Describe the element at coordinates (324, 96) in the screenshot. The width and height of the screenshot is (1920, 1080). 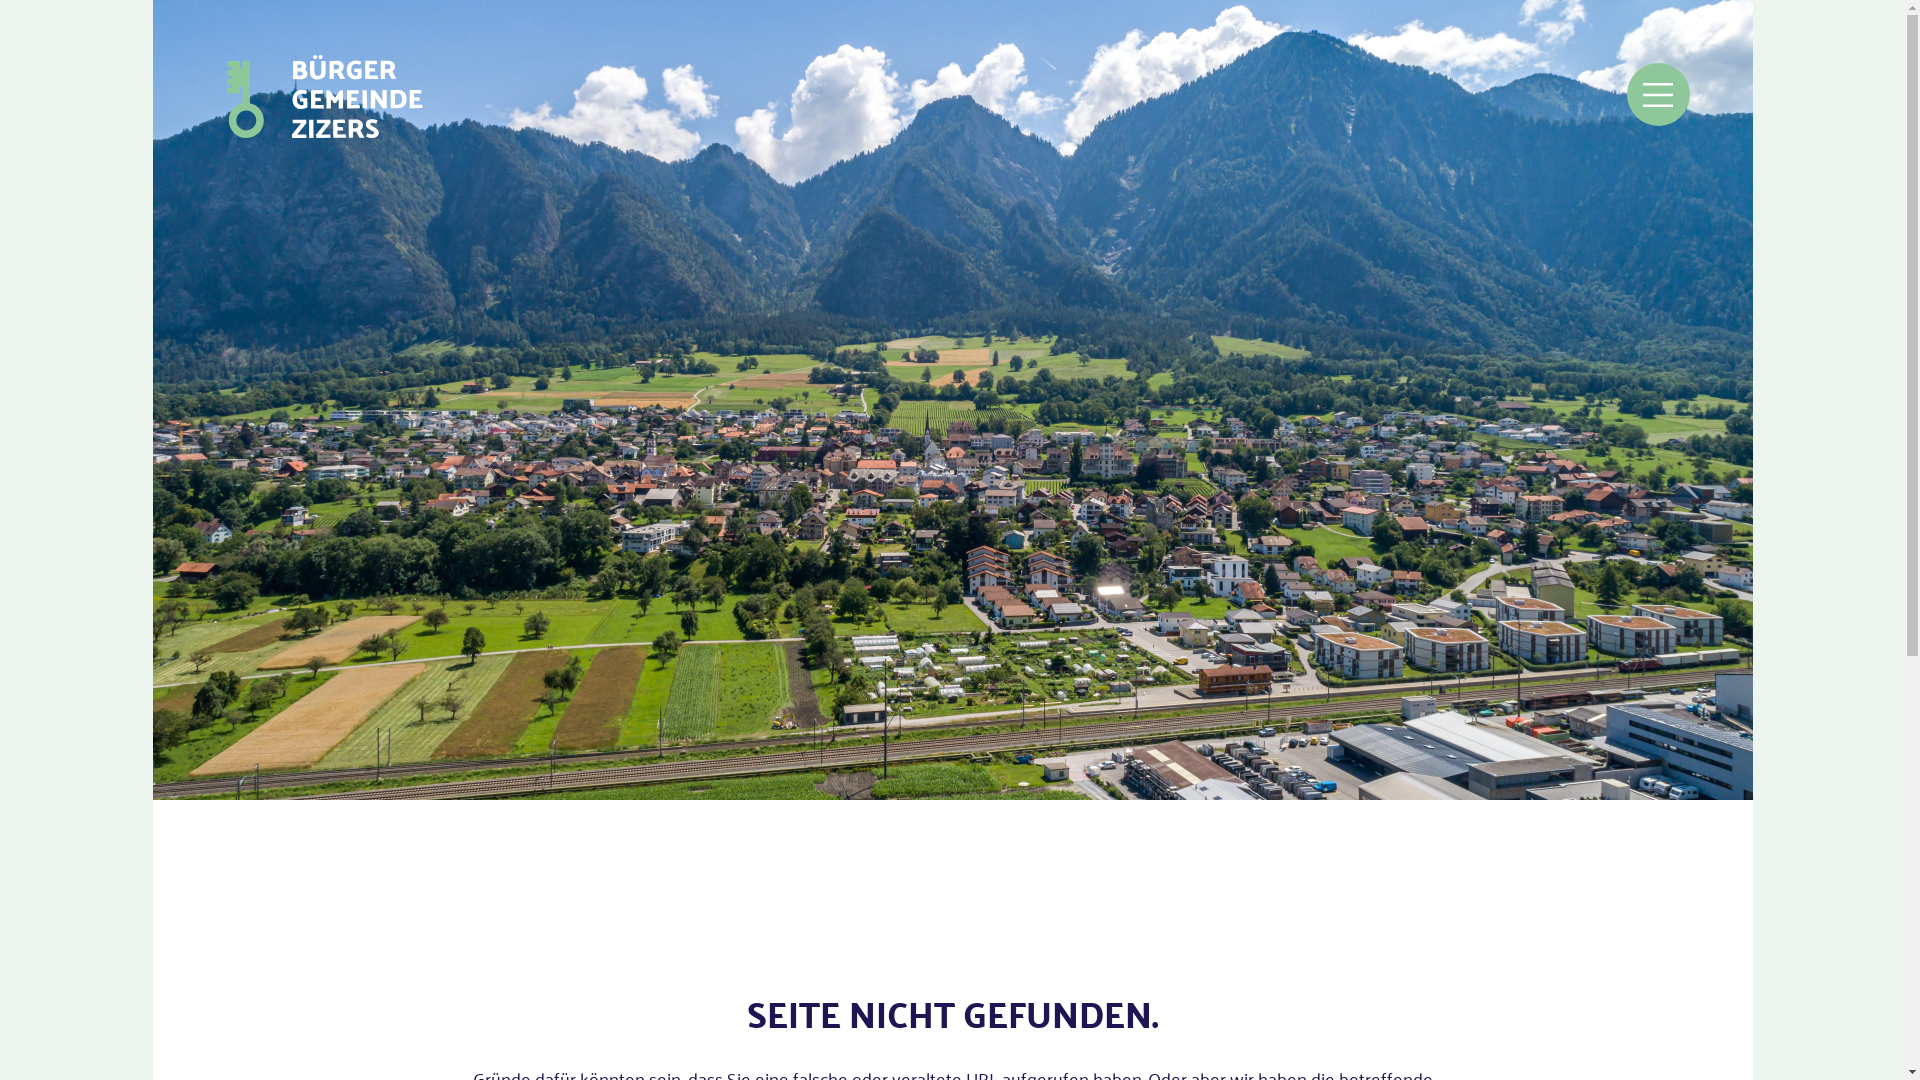
I see `'zur Startseite'` at that location.